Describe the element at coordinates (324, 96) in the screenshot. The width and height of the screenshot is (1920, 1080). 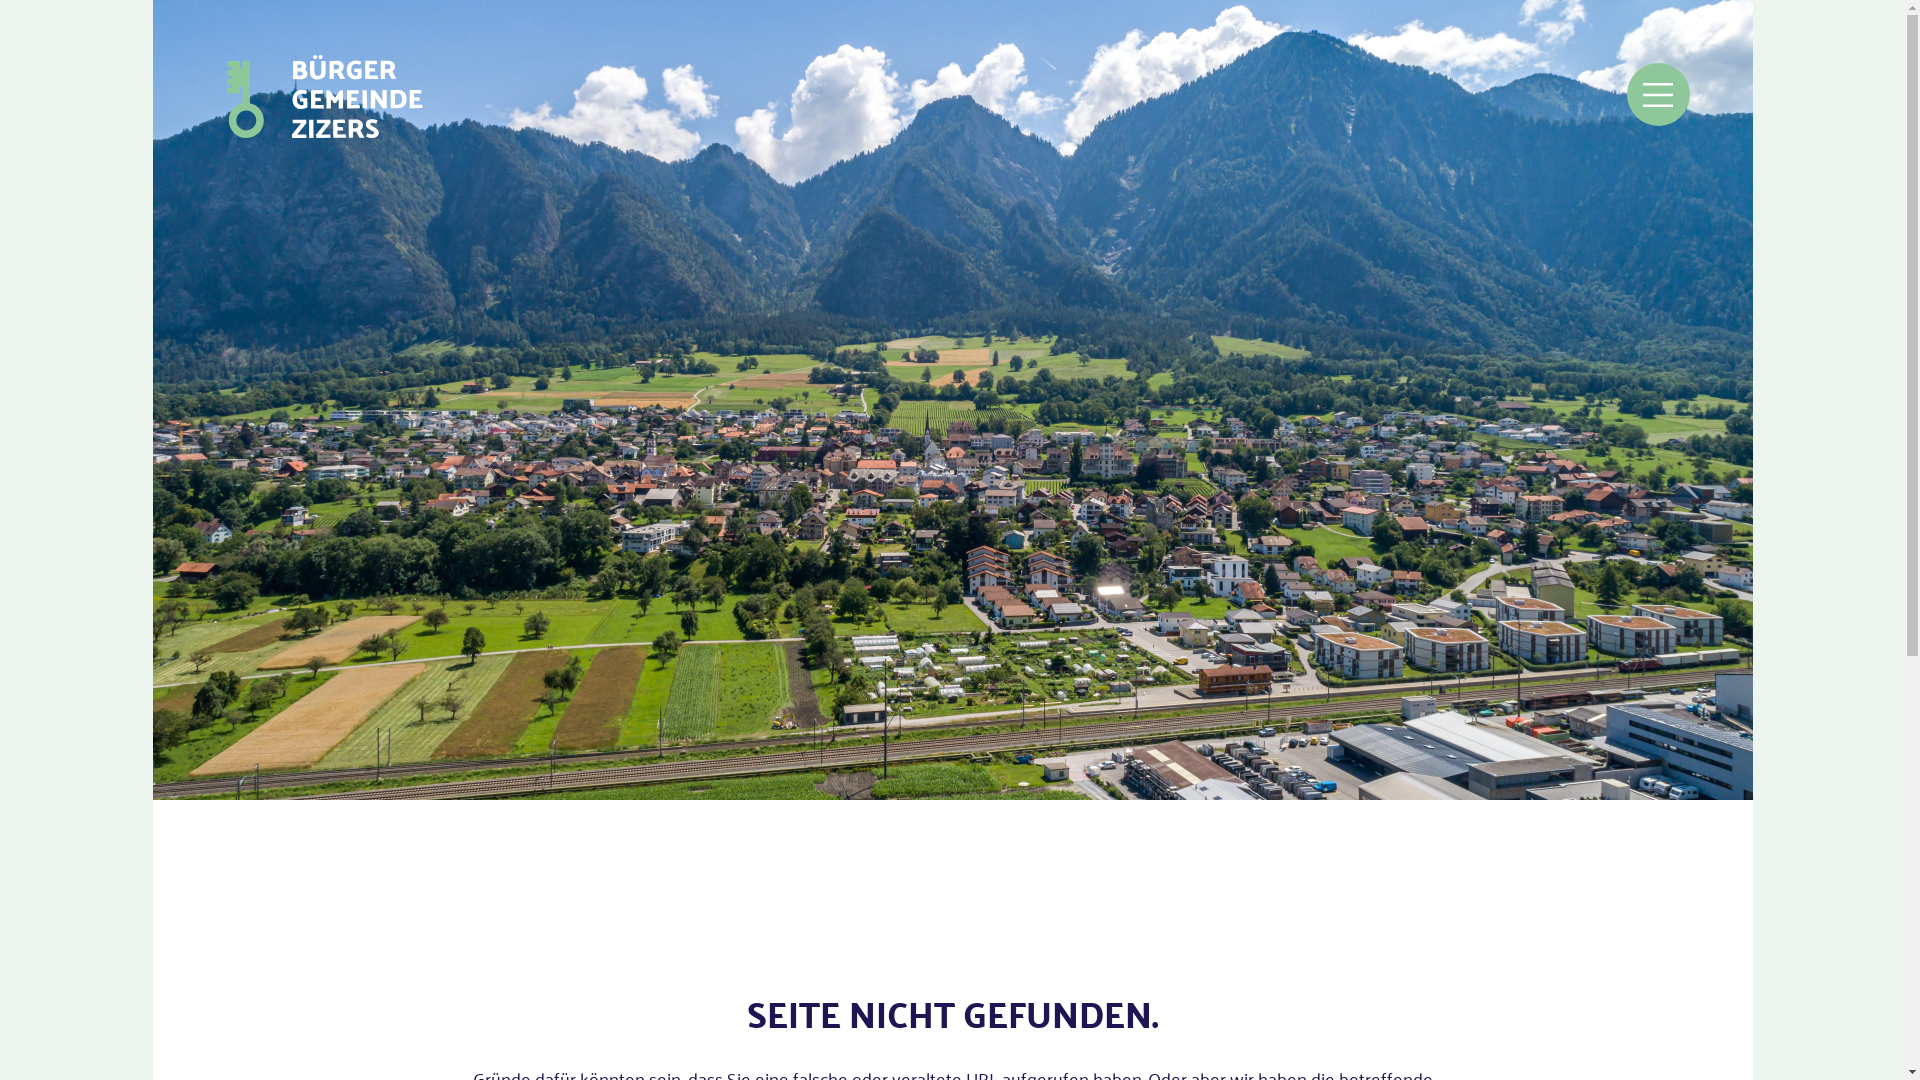
I see `'zur Startseite'` at that location.